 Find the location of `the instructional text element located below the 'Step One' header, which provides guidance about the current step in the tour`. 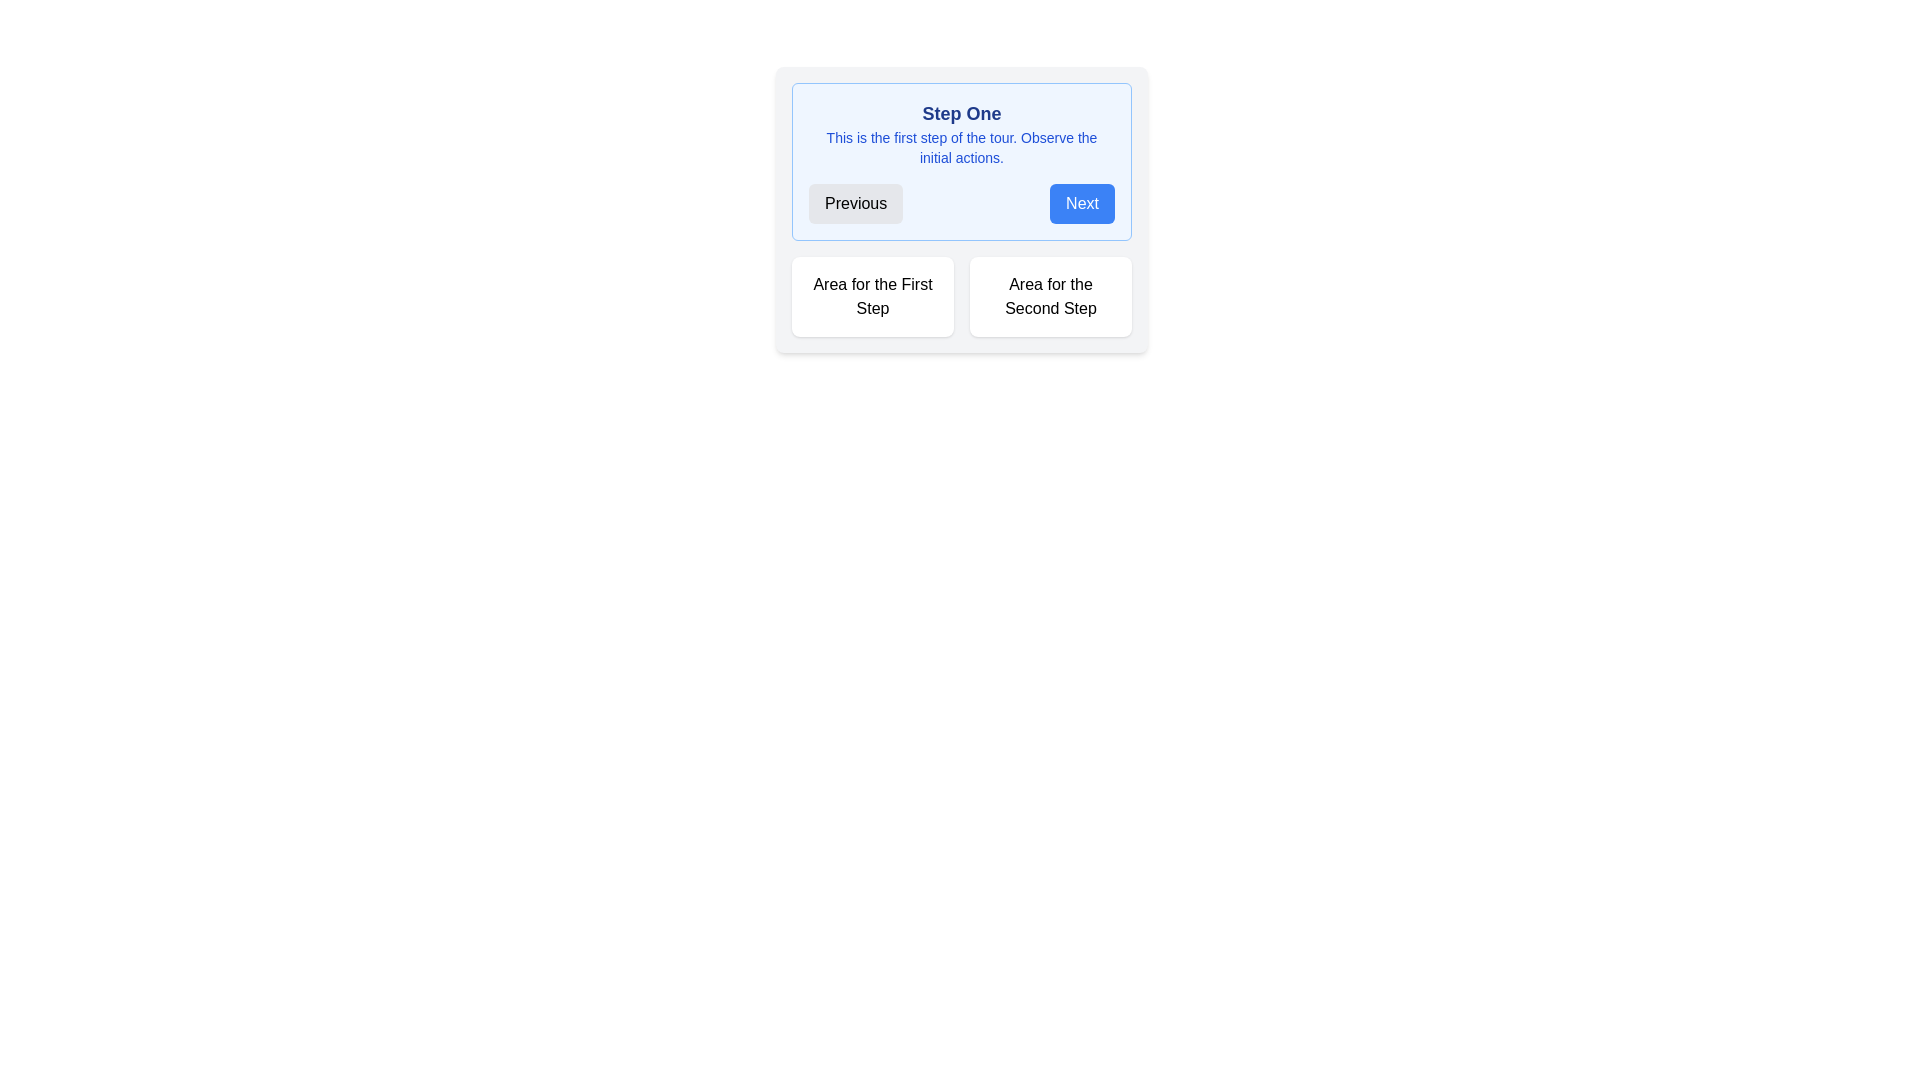

the instructional text element located below the 'Step One' header, which provides guidance about the current step in the tour is located at coordinates (961, 146).